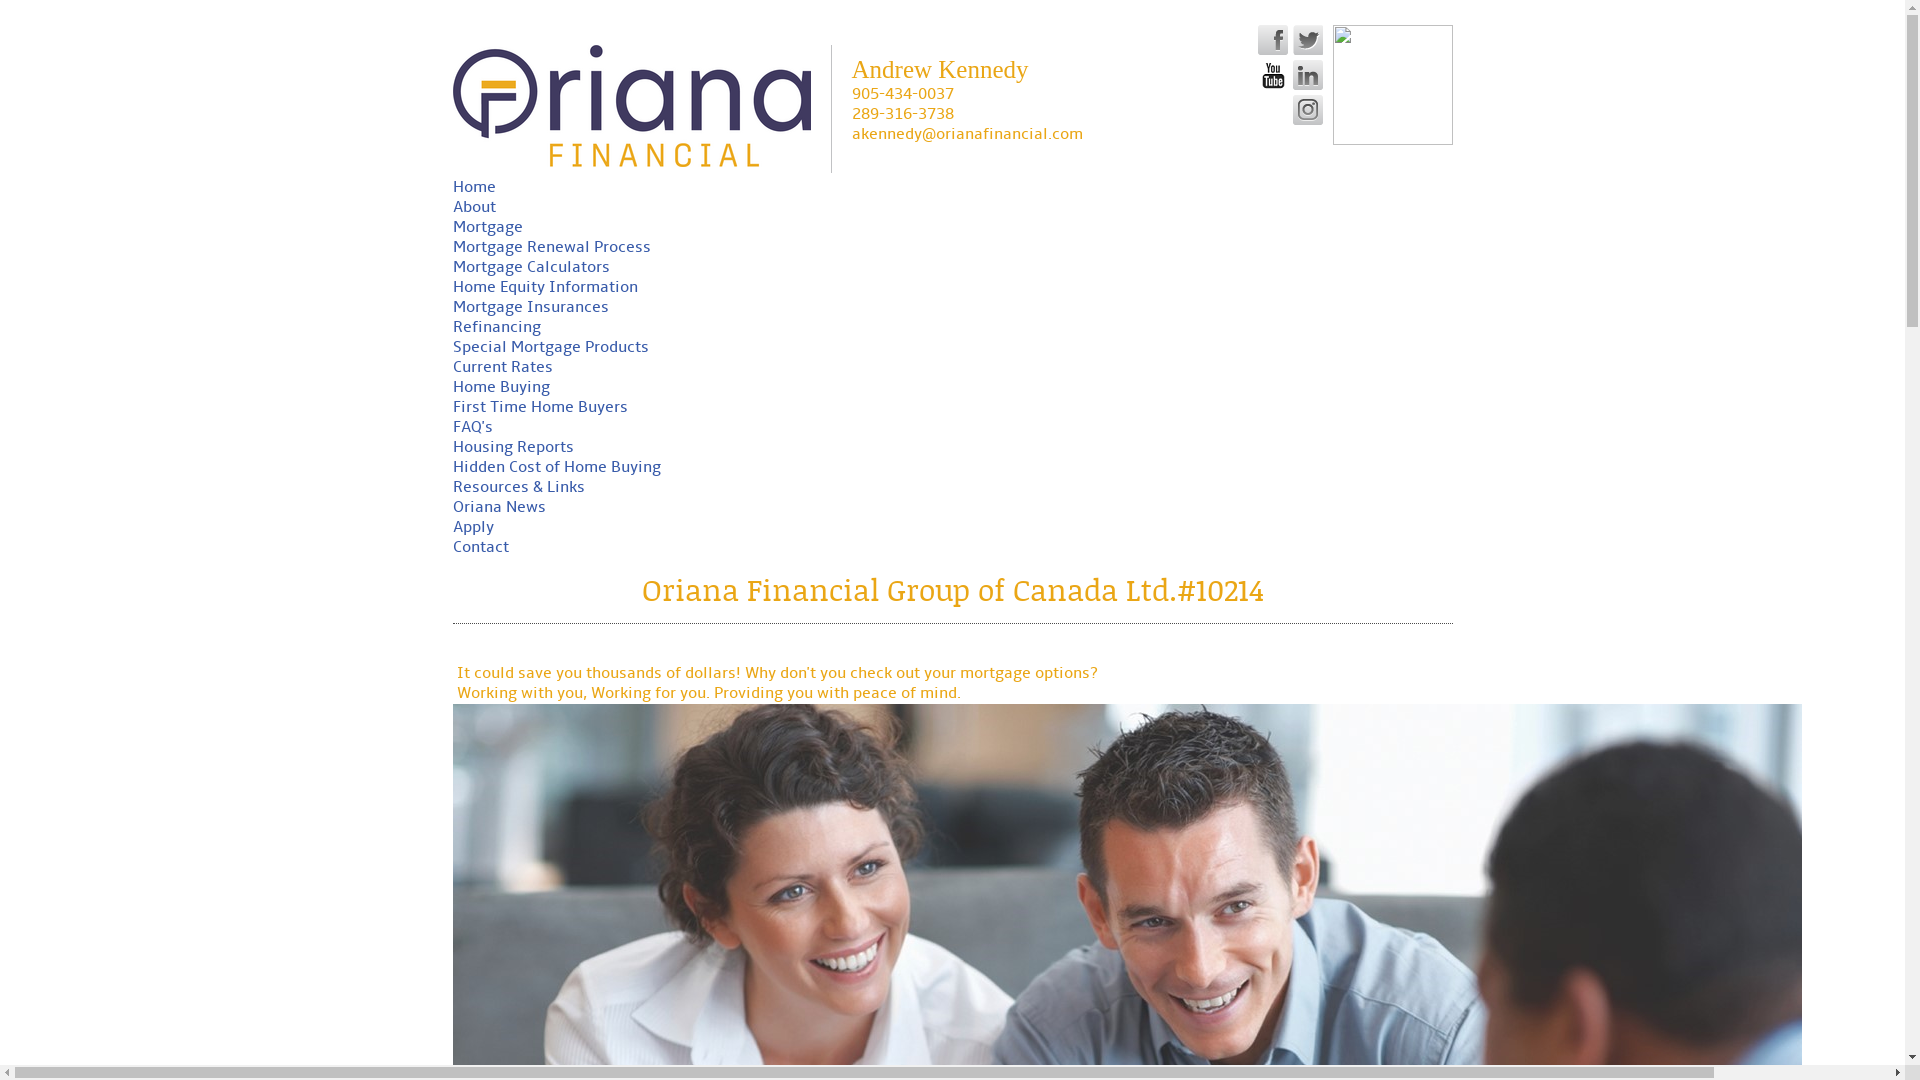 The image size is (1920, 1080). Describe the element at coordinates (472, 188) in the screenshot. I see `'Home'` at that location.